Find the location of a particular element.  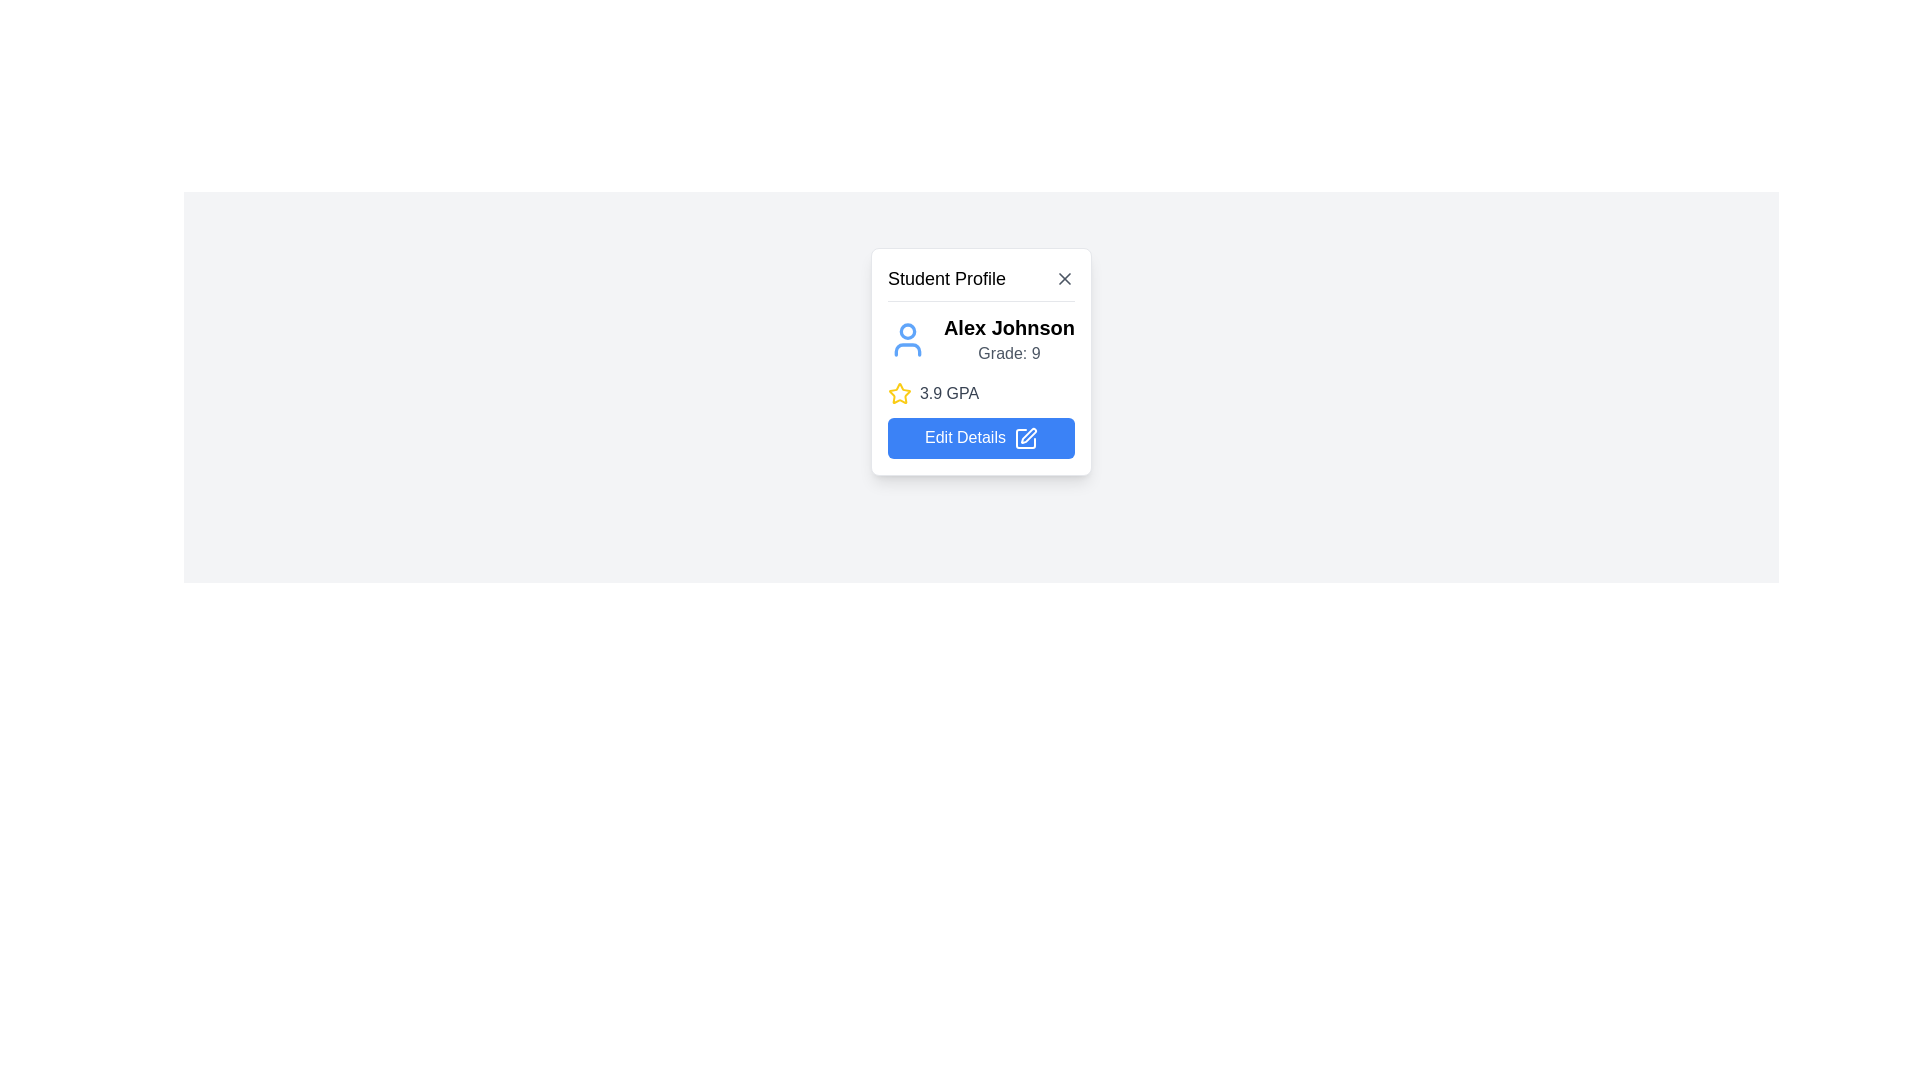

the 'X' icon in the top-right corner of the 'Student Profile' card is located at coordinates (1064, 278).